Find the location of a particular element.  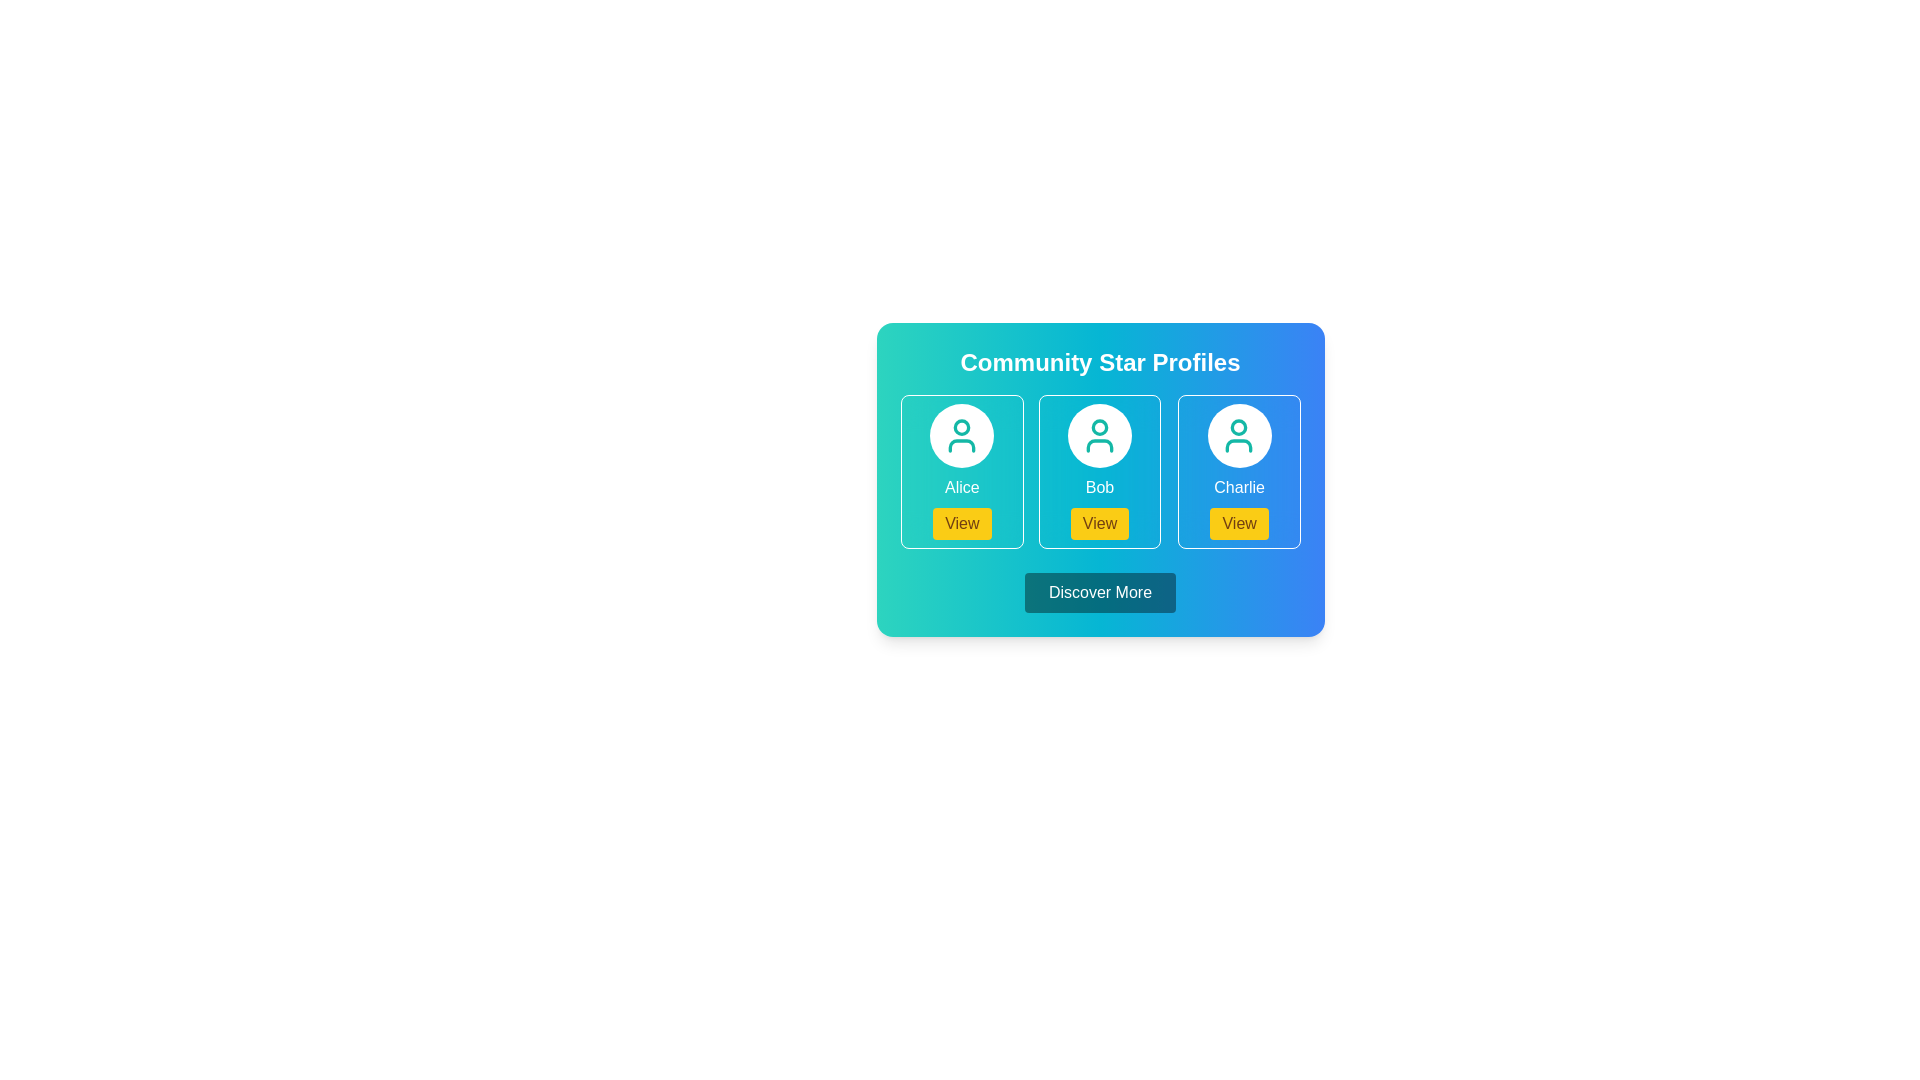

the lower section of the user profile icon representing 'Bob', which enhances the graphical display of the profile is located at coordinates (1099, 445).